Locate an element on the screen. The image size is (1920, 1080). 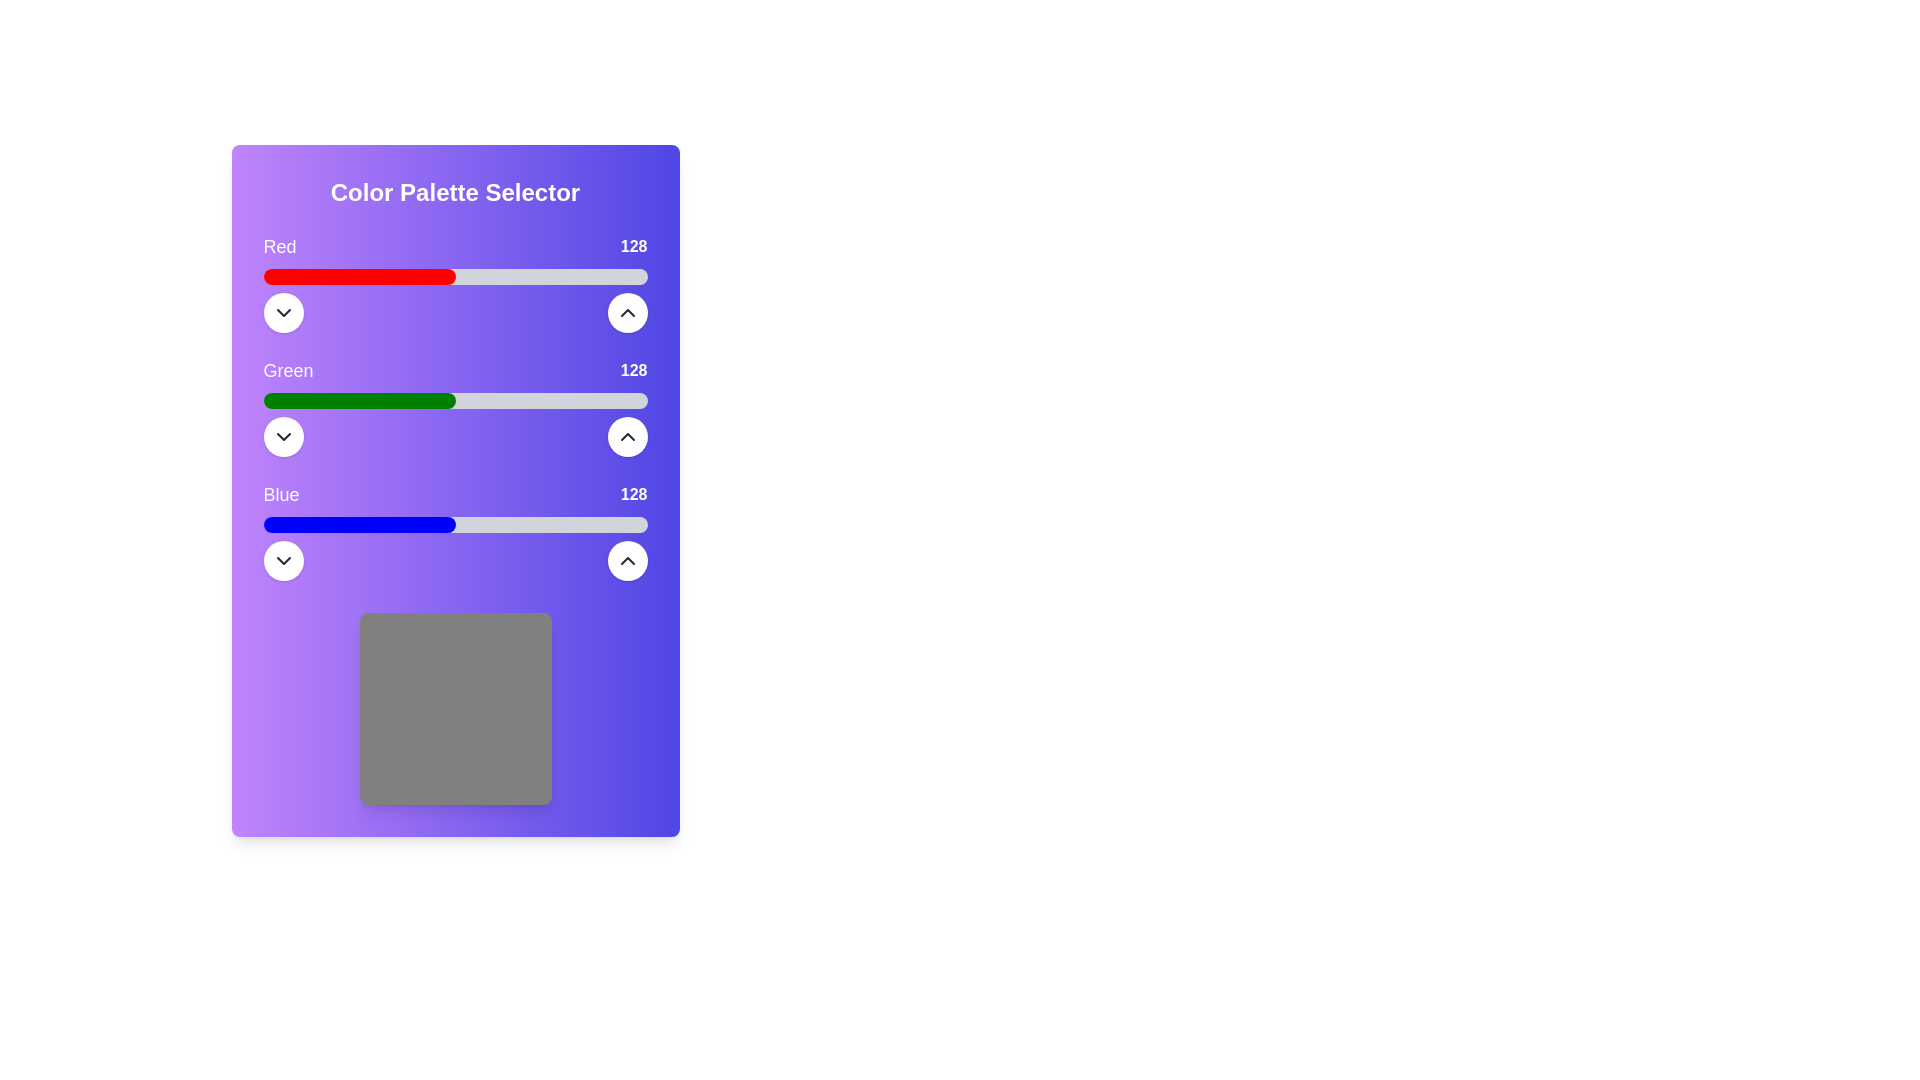
the circular white button with a downward arrow icon, located to the left of the 'Red' slider, to decrease the value of the associated slider is located at coordinates (282, 312).